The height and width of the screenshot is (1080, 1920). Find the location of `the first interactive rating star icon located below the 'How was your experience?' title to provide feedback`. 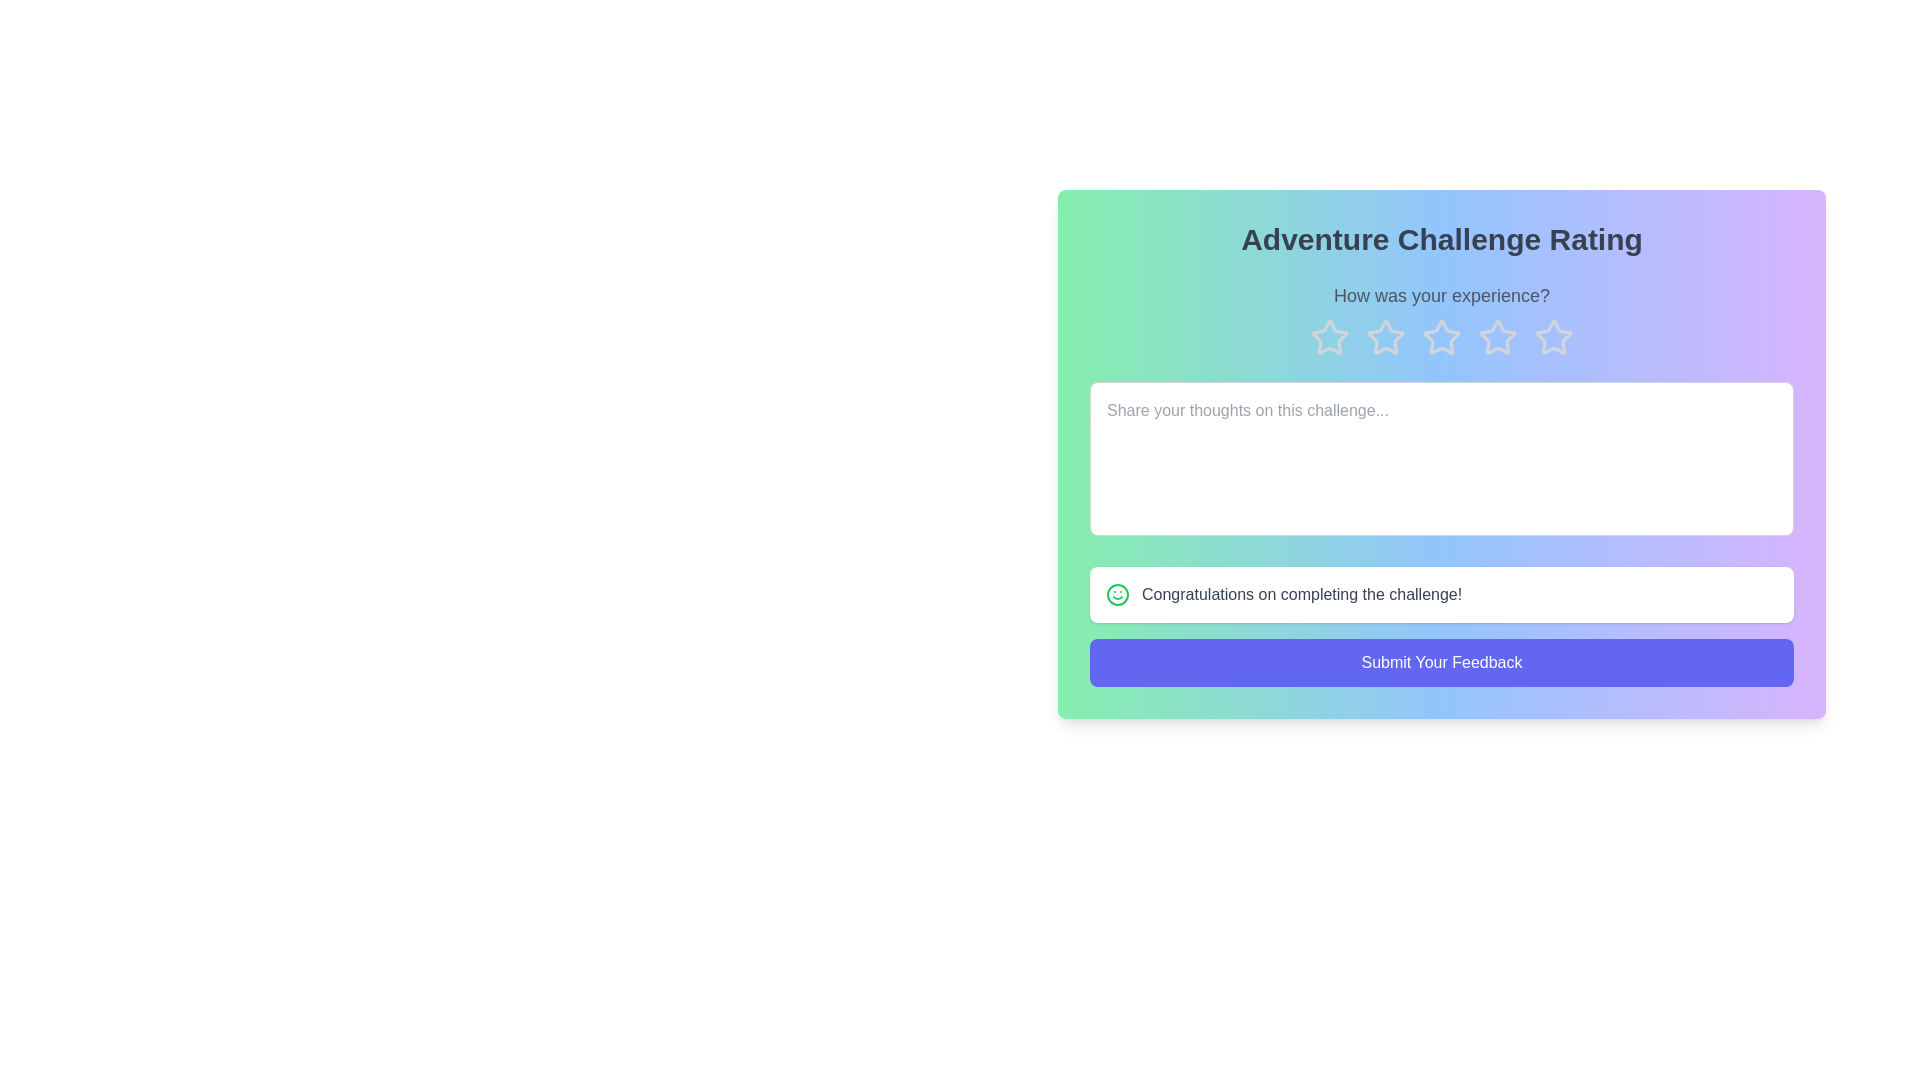

the first interactive rating star icon located below the 'How was your experience?' title to provide feedback is located at coordinates (1329, 335).